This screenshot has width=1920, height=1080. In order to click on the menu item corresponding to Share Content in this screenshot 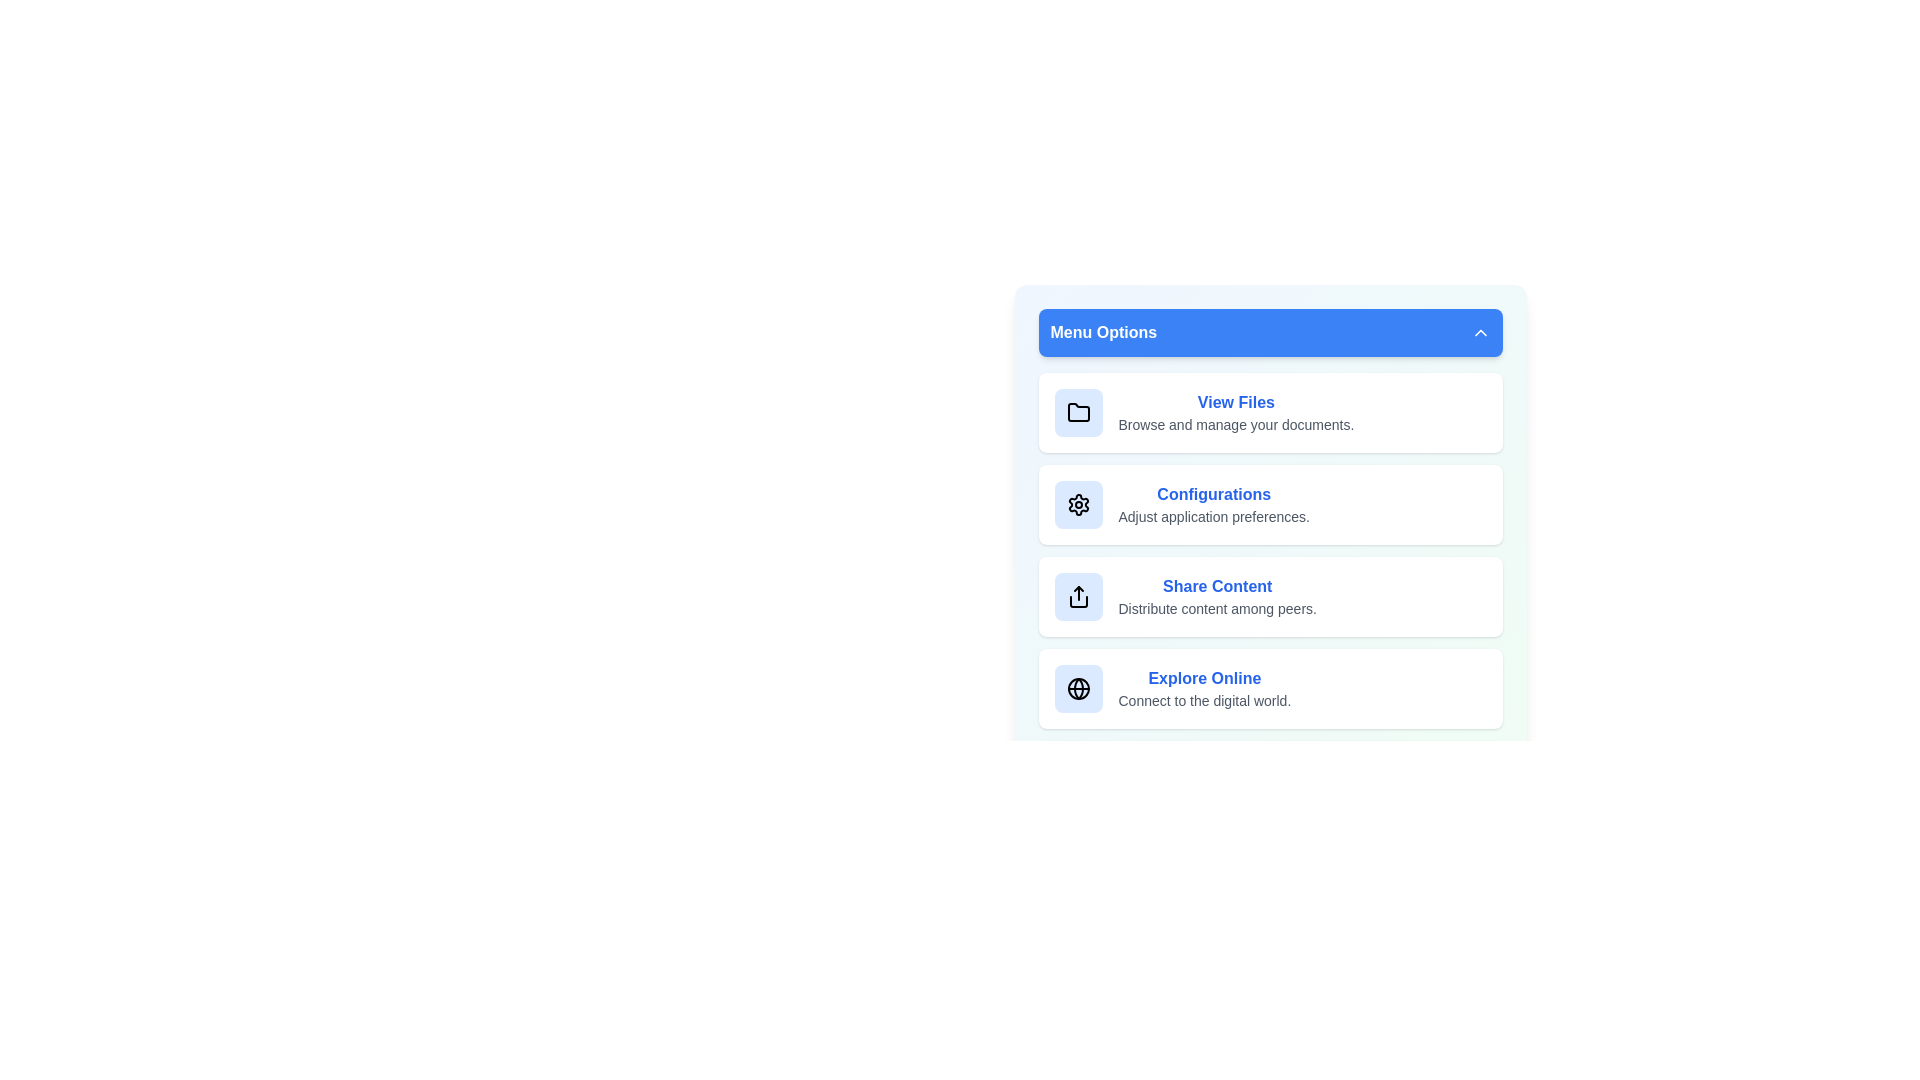, I will do `click(1269, 596)`.